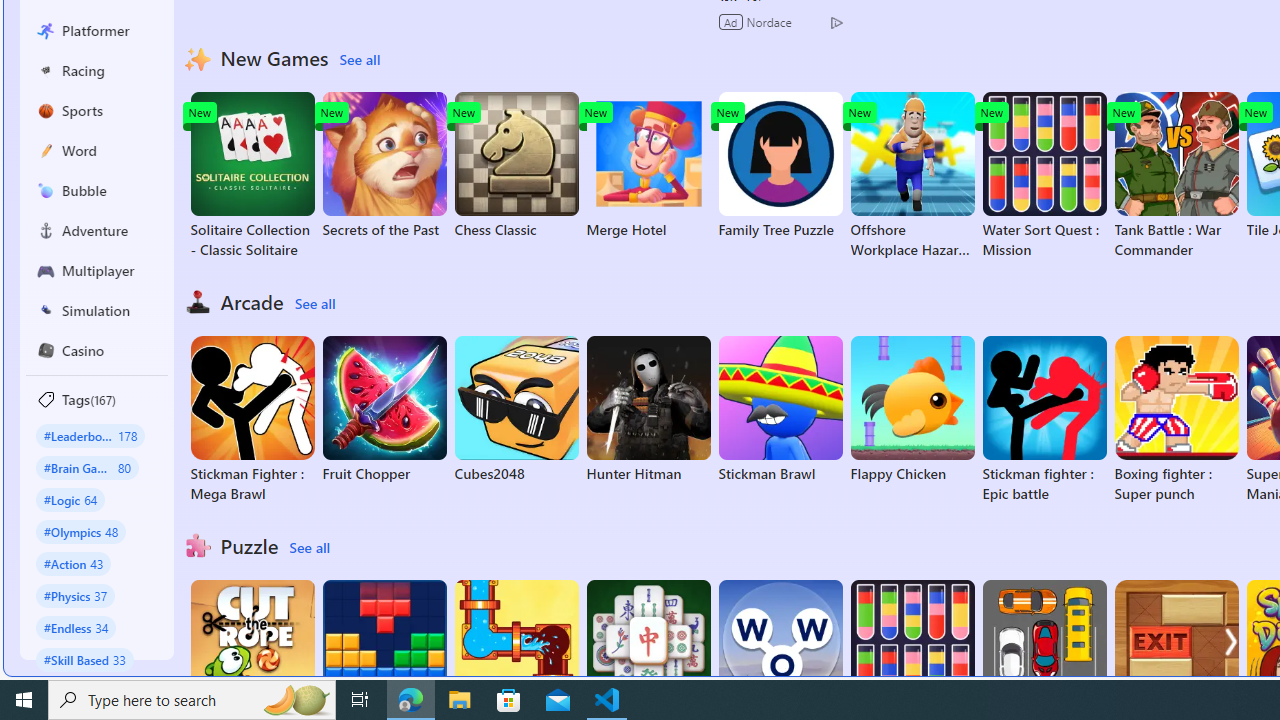 This screenshot has width=1280, height=720. Describe the element at coordinates (1043, 419) in the screenshot. I see `'Stickman fighter : Epic battle'` at that location.